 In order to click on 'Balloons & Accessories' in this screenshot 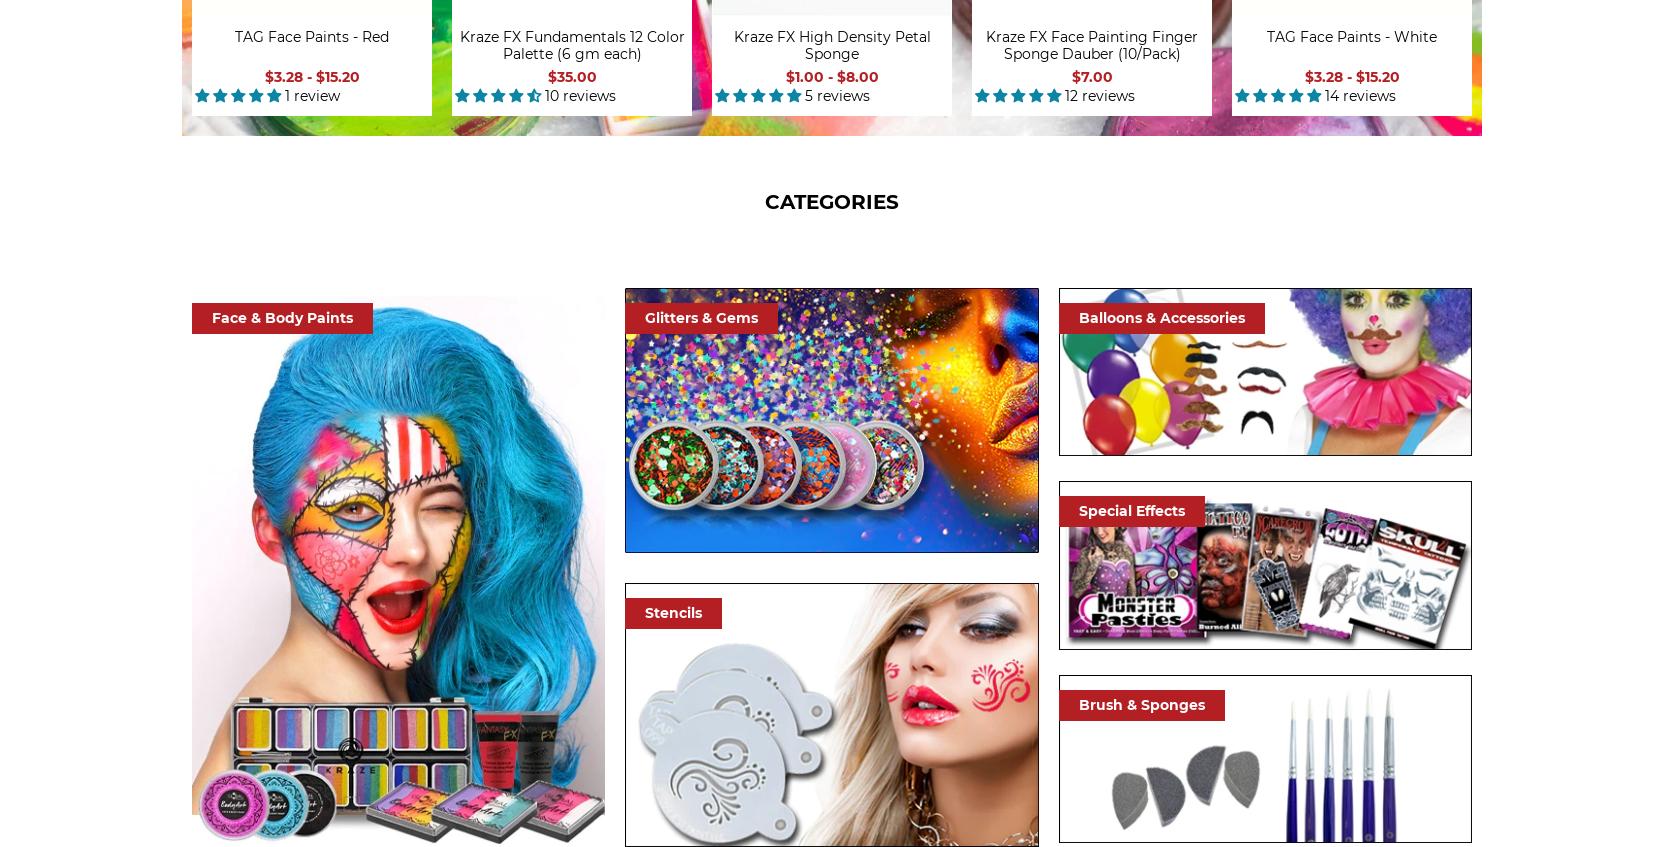, I will do `click(1159, 317)`.